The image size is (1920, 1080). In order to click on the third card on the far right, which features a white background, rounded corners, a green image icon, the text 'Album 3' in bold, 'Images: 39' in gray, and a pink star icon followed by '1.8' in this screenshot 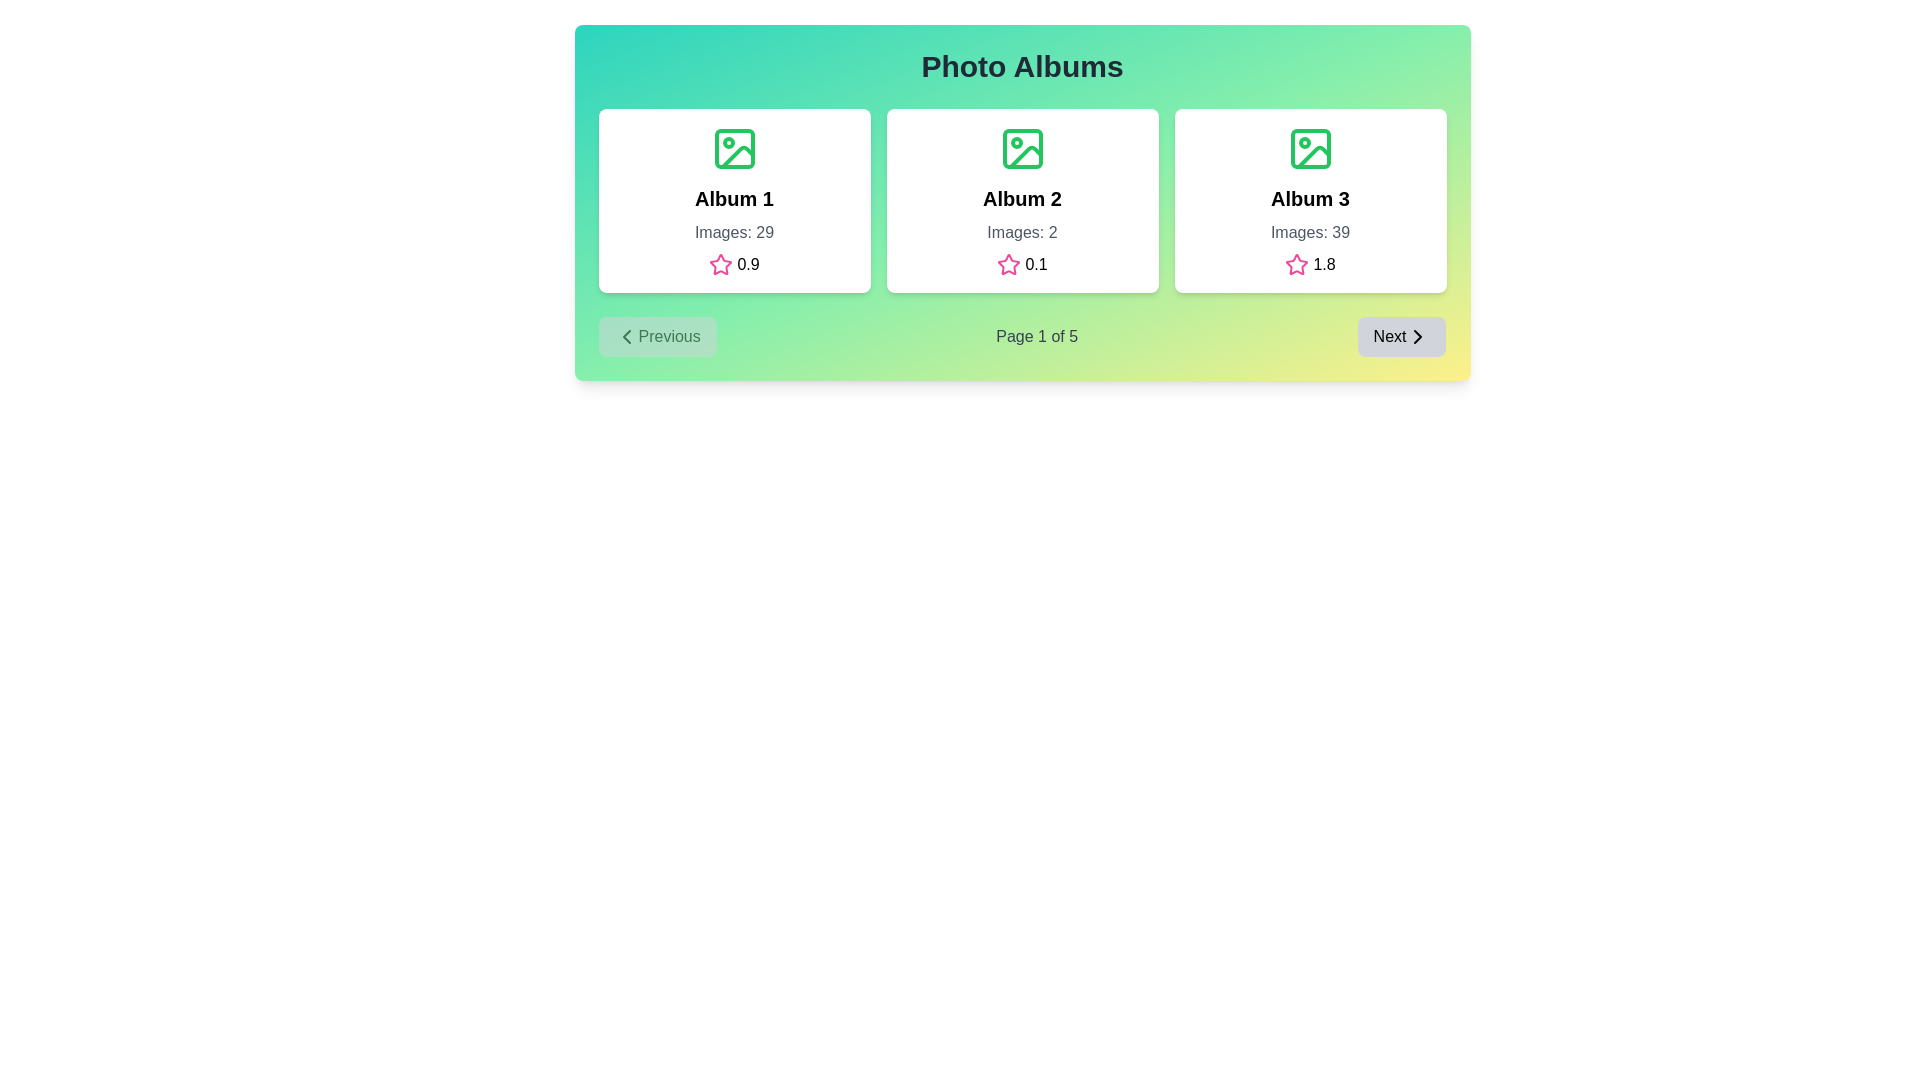, I will do `click(1310, 200)`.